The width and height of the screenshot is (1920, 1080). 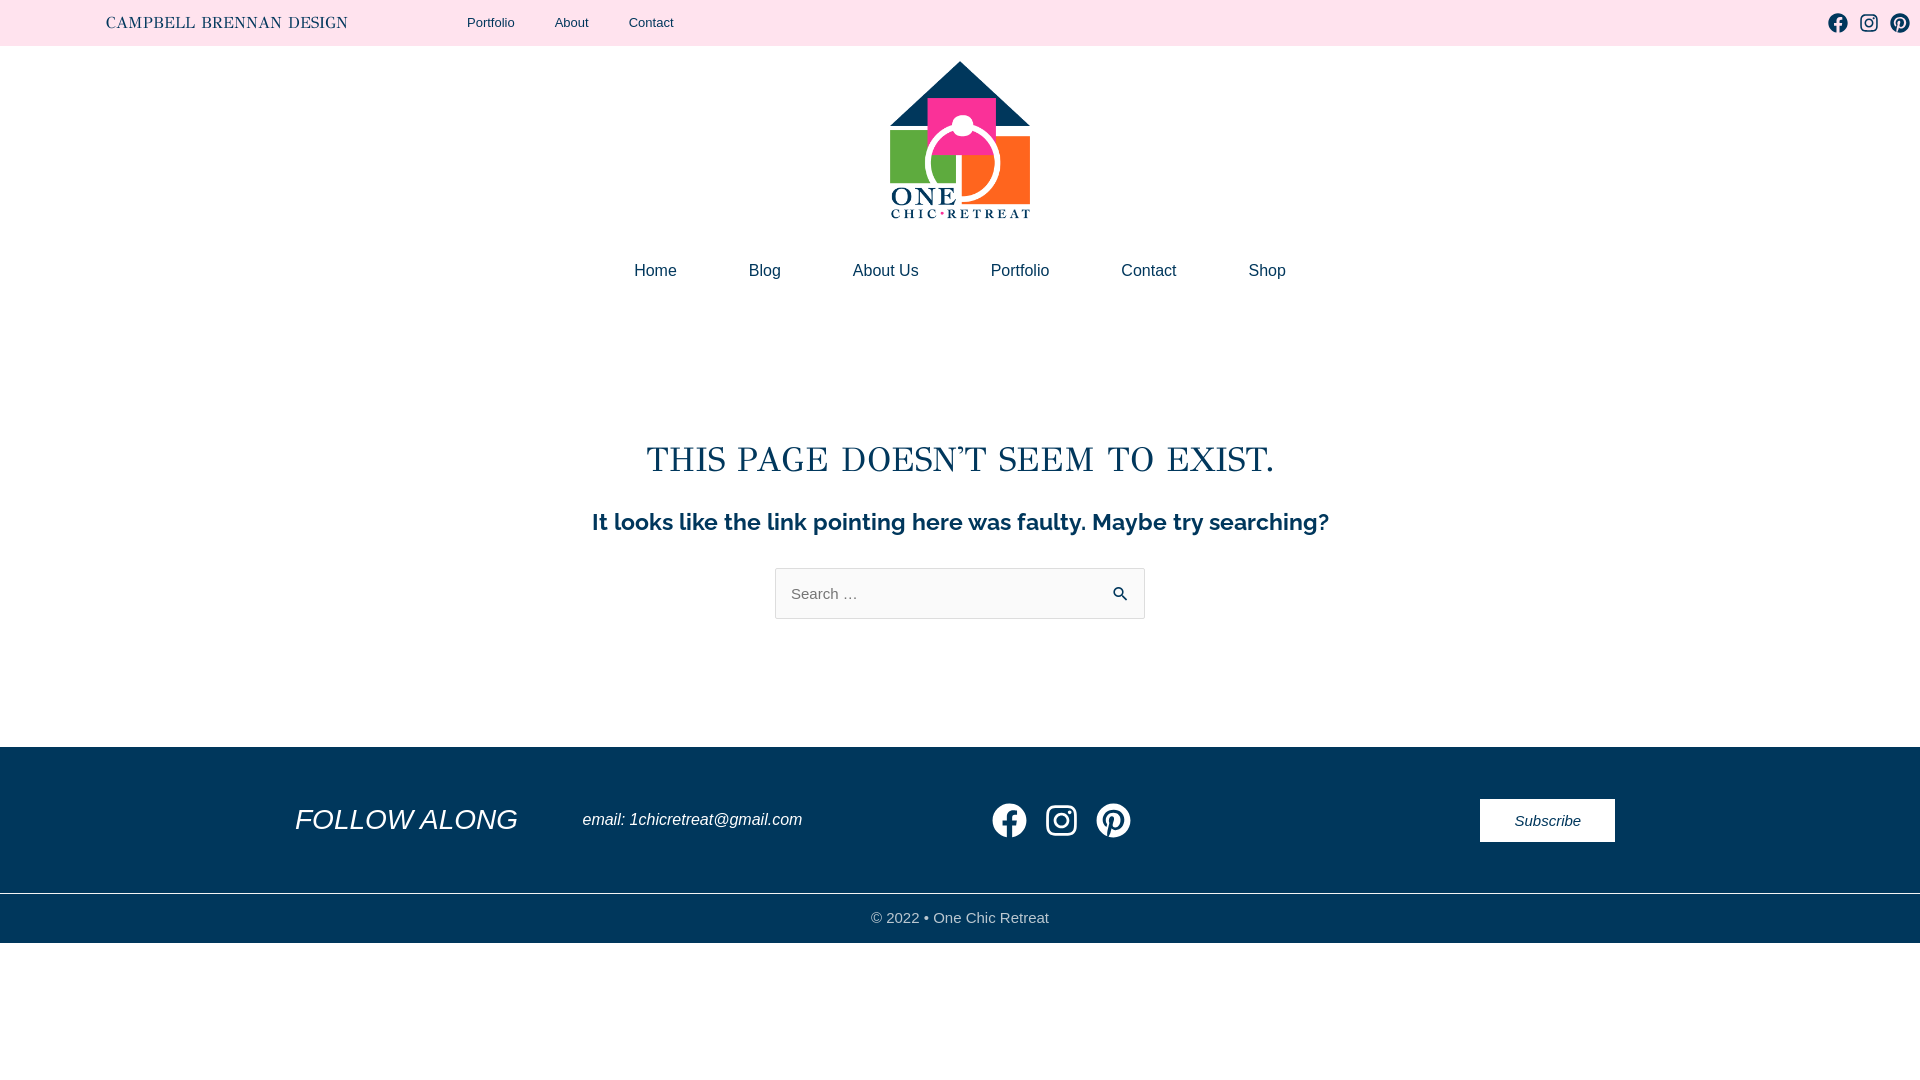 I want to click on 'Subscribe', so click(x=1546, y=820).